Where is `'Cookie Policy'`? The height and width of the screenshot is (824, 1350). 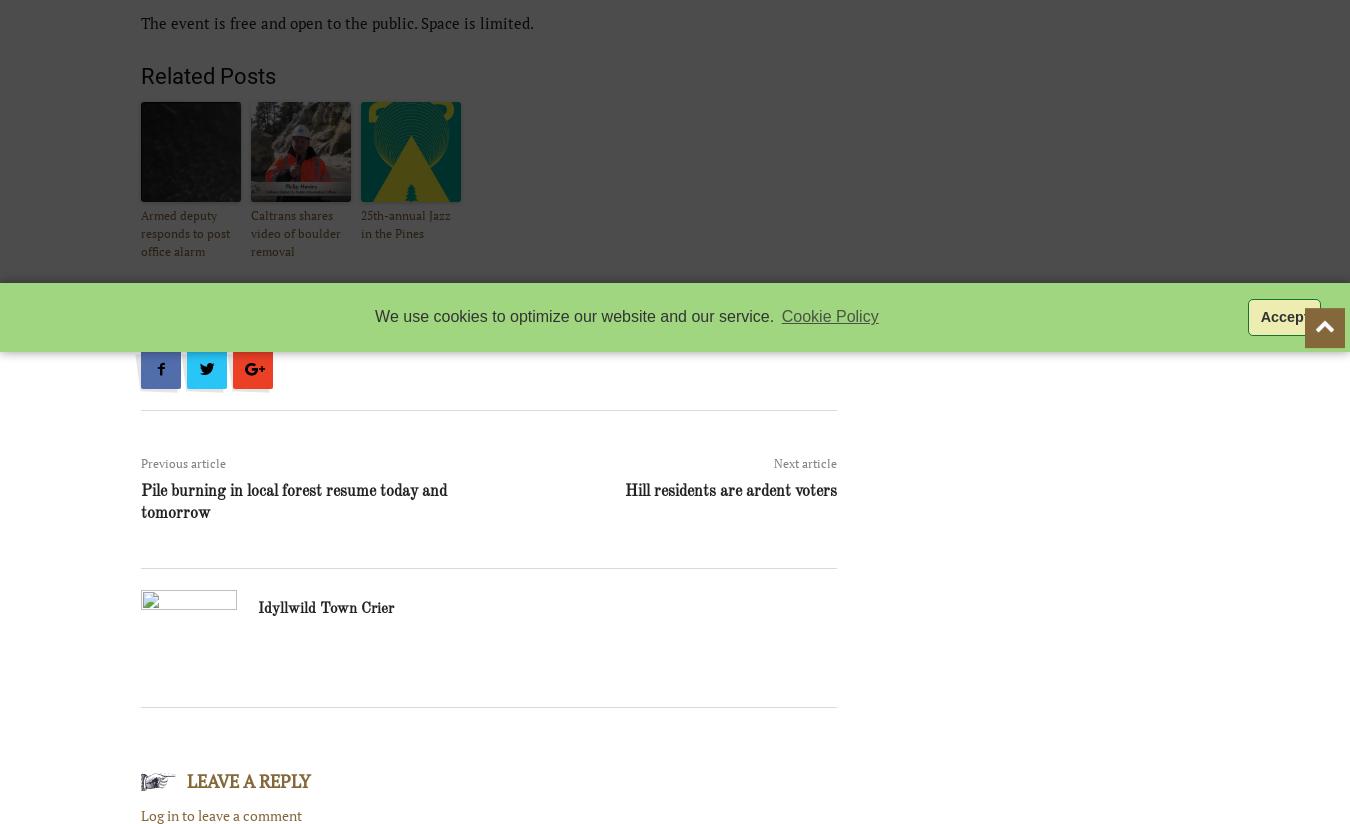
'Cookie Policy' is located at coordinates (779, 316).